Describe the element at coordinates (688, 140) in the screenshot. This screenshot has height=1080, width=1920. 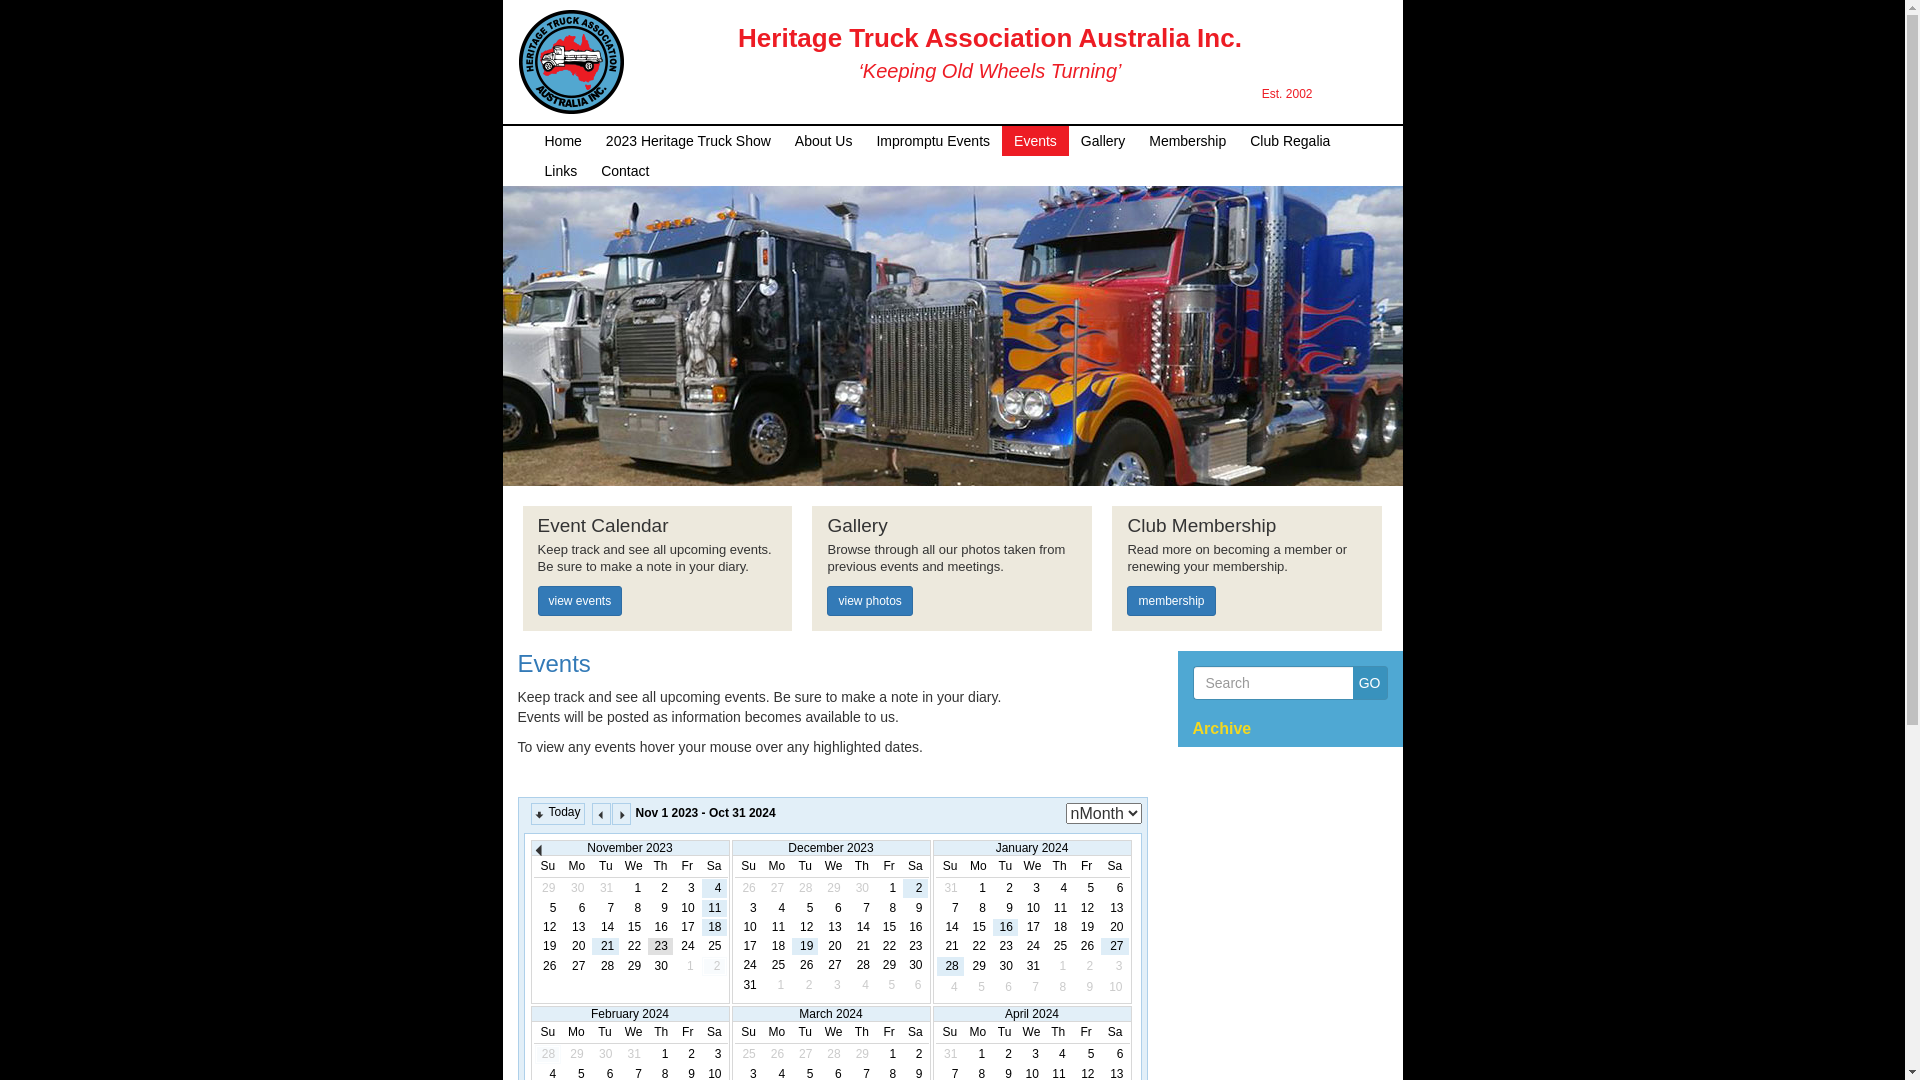
I see `'2023 Heritage Truck Show'` at that location.